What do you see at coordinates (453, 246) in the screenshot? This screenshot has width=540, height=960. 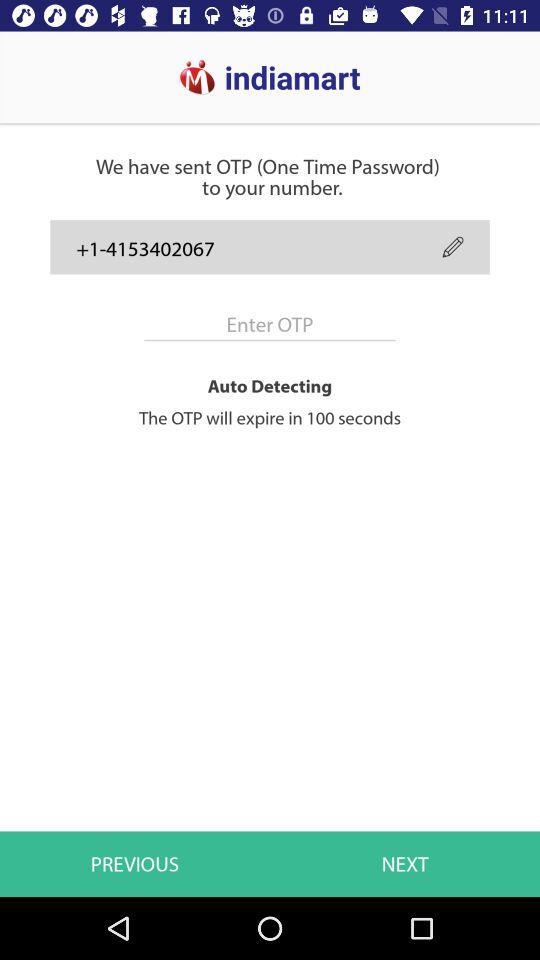 I see `the item at the top right corner` at bounding box center [453, 246].